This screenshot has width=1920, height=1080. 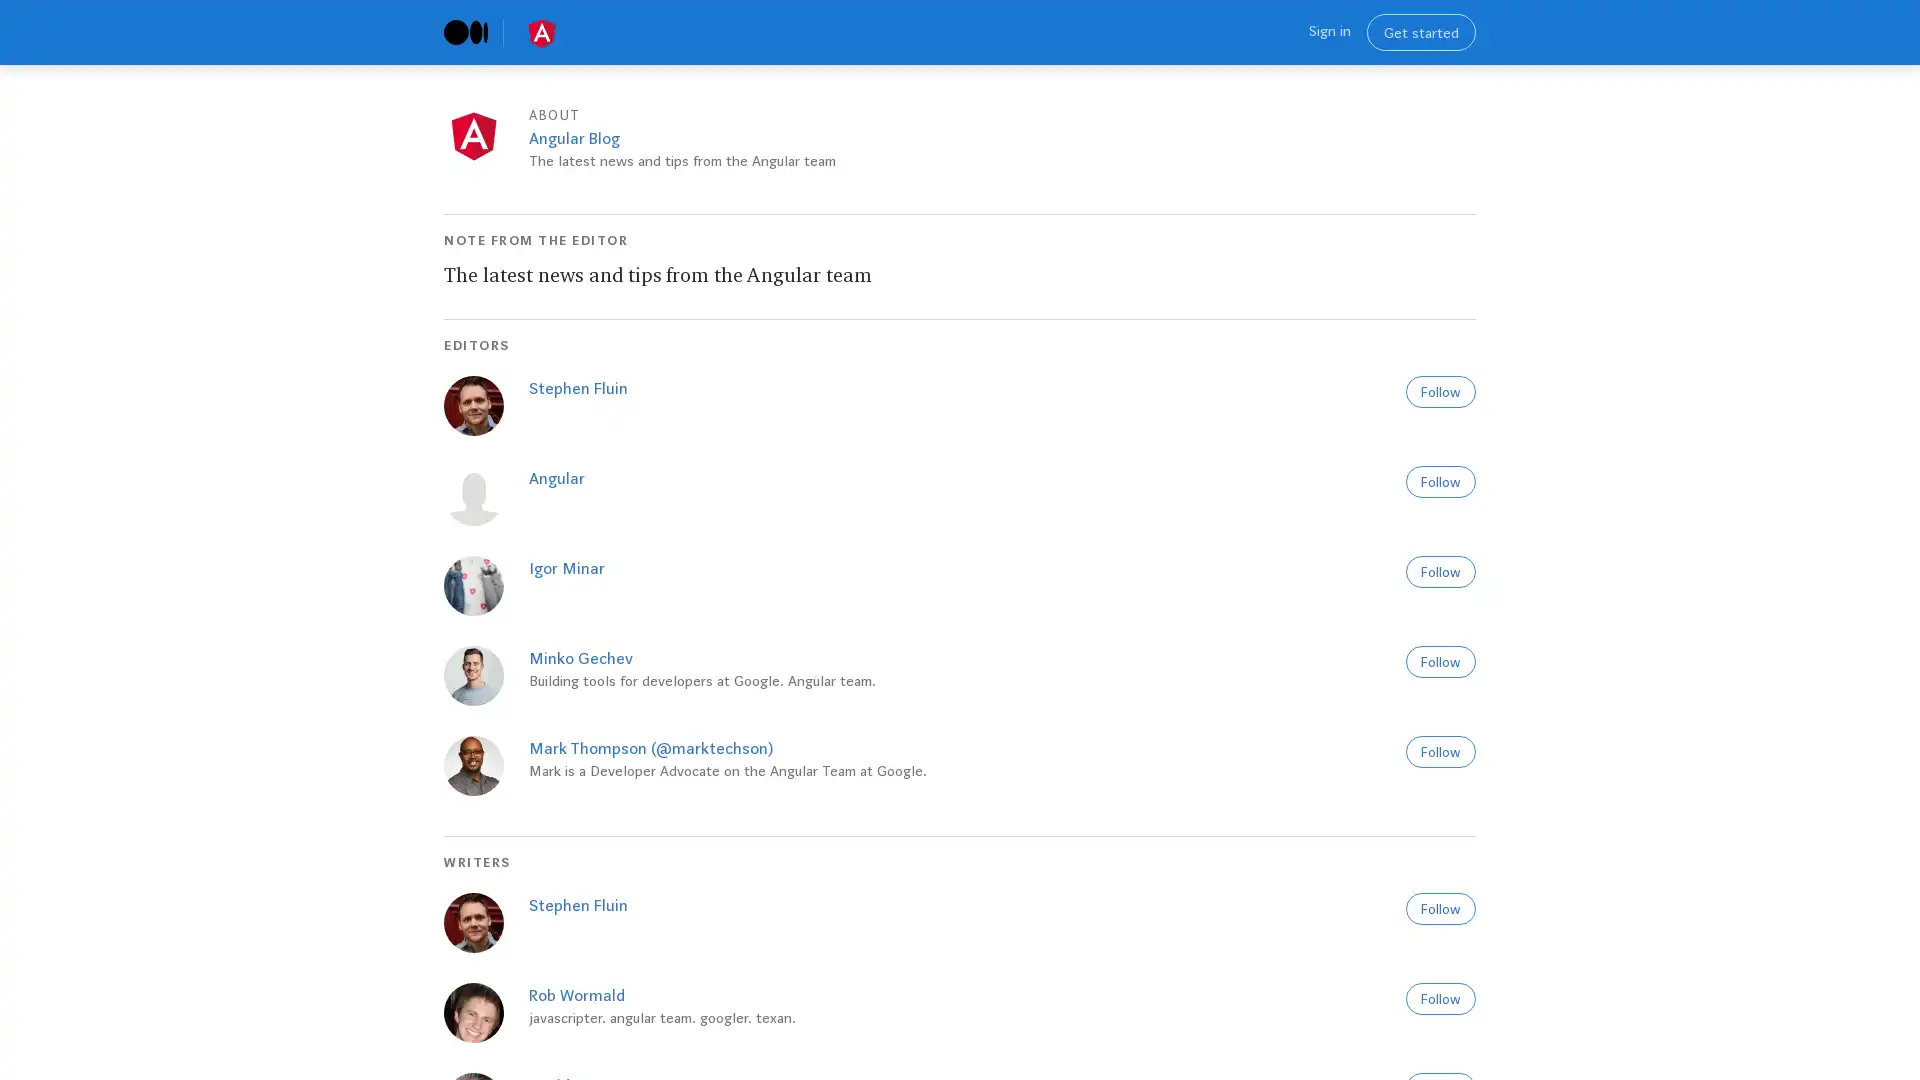 What do you see at coordinates (1440, 907) in the screenshot?
I see `Follow to get new stories and recommendations from this author` at bounding box center [1440, 907].